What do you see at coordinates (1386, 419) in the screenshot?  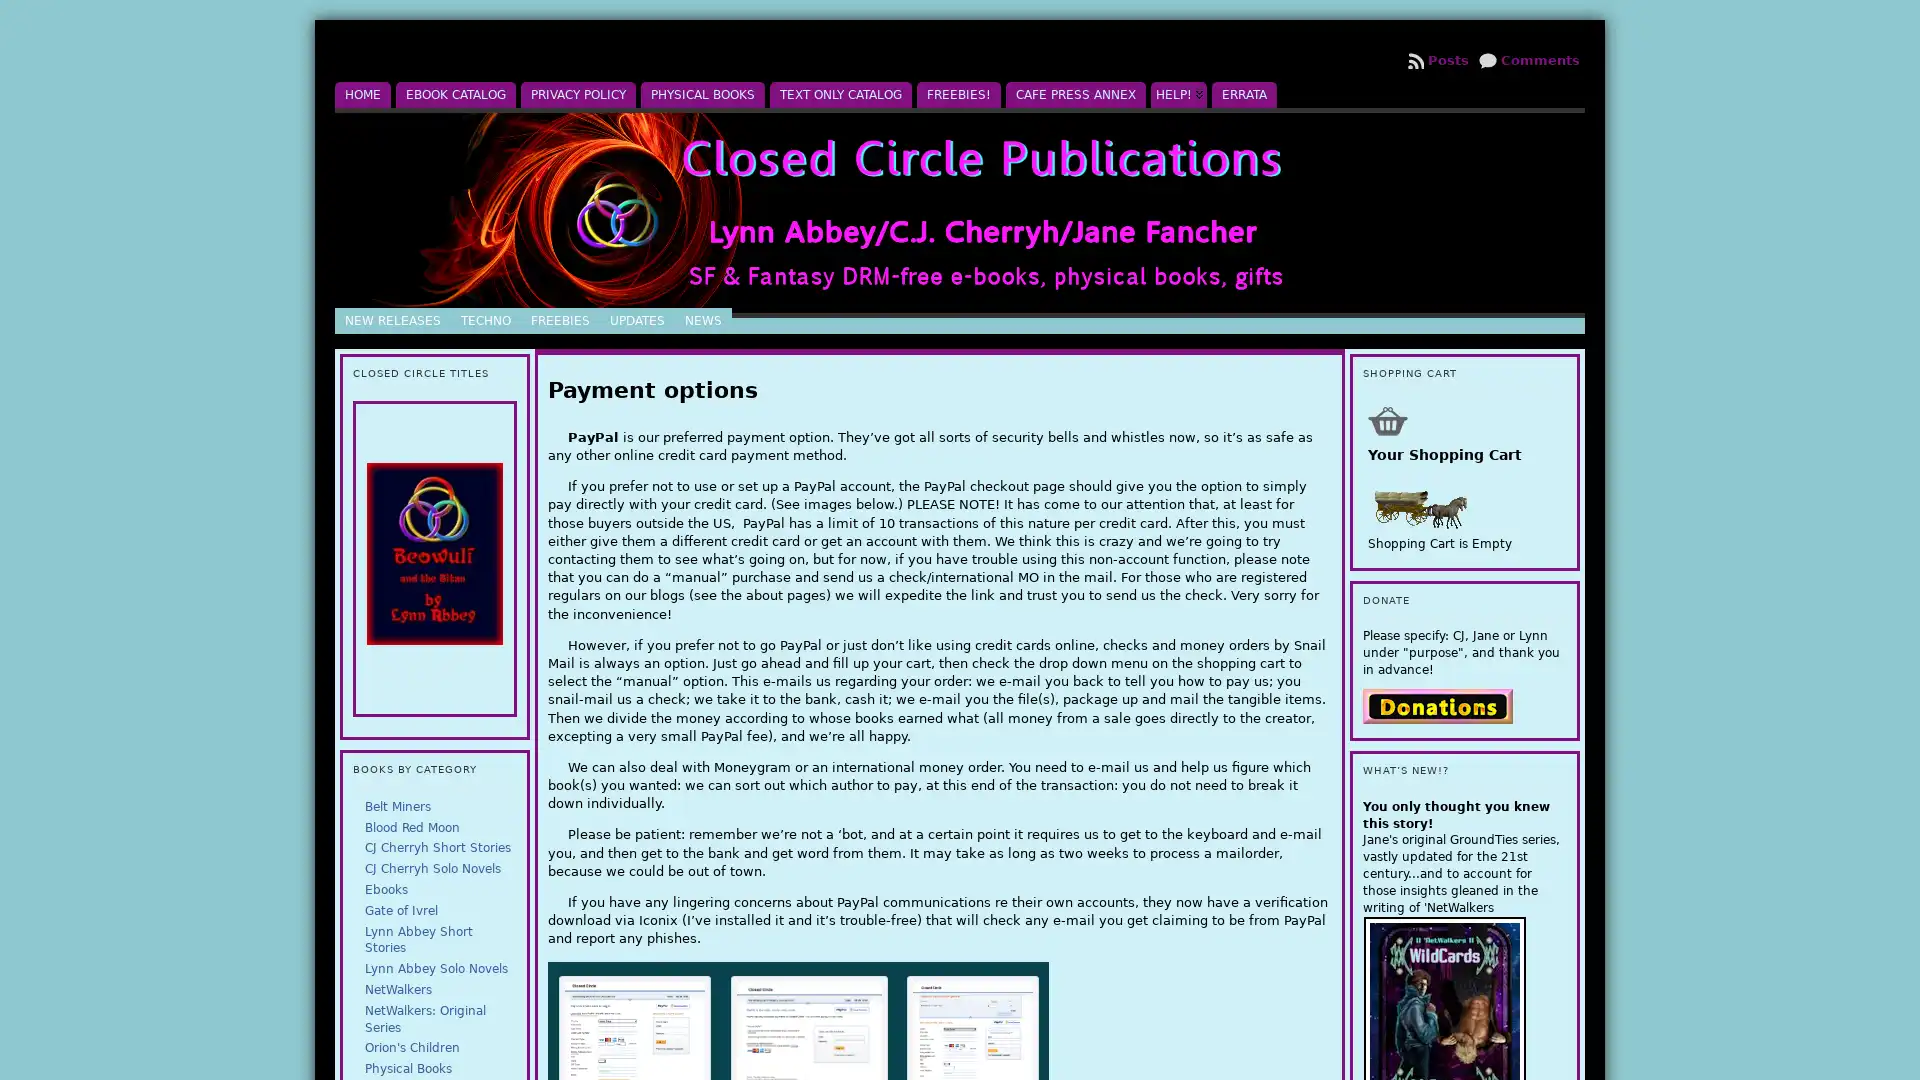 I see `Shopping Cart` at bounding box center [1386, 419].